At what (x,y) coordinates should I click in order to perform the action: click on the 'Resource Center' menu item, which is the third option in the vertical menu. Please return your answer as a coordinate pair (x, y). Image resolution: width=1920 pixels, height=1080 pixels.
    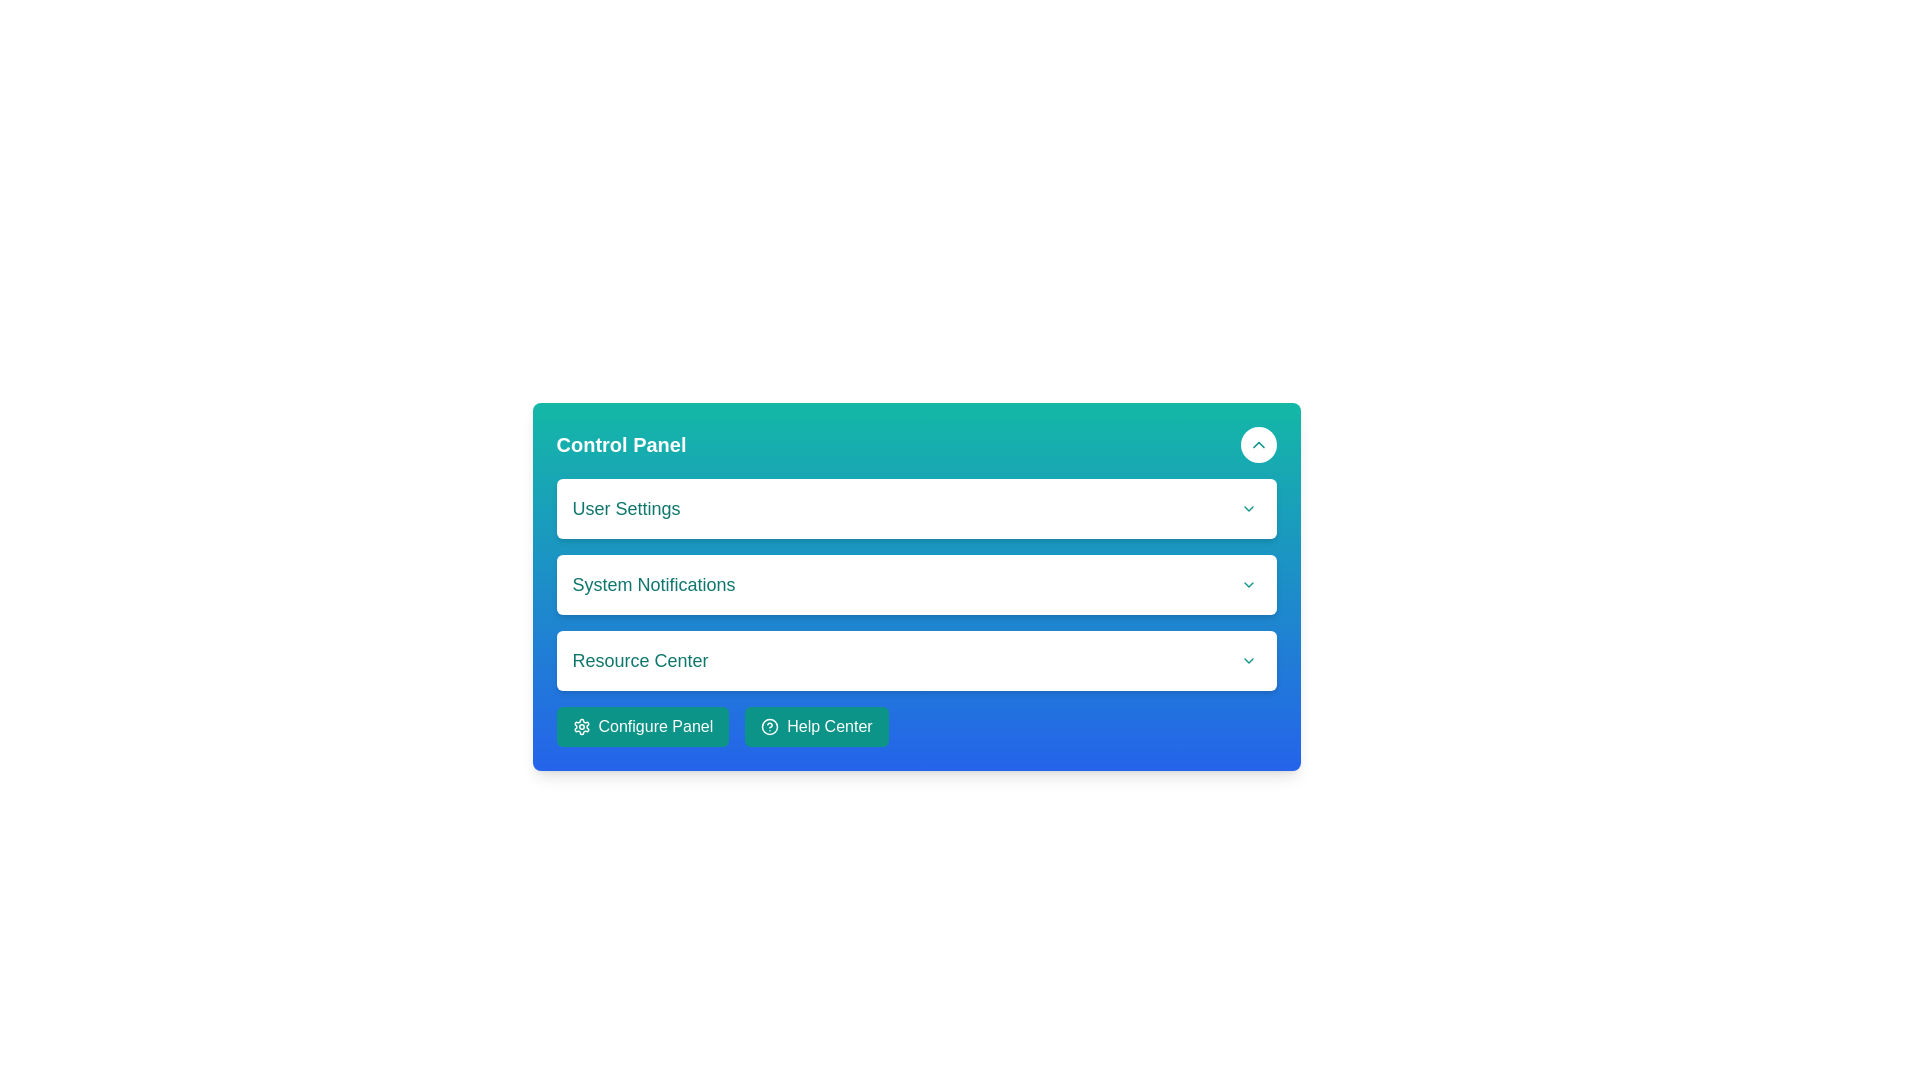
    Looking at the image, I should click on (915, 660).